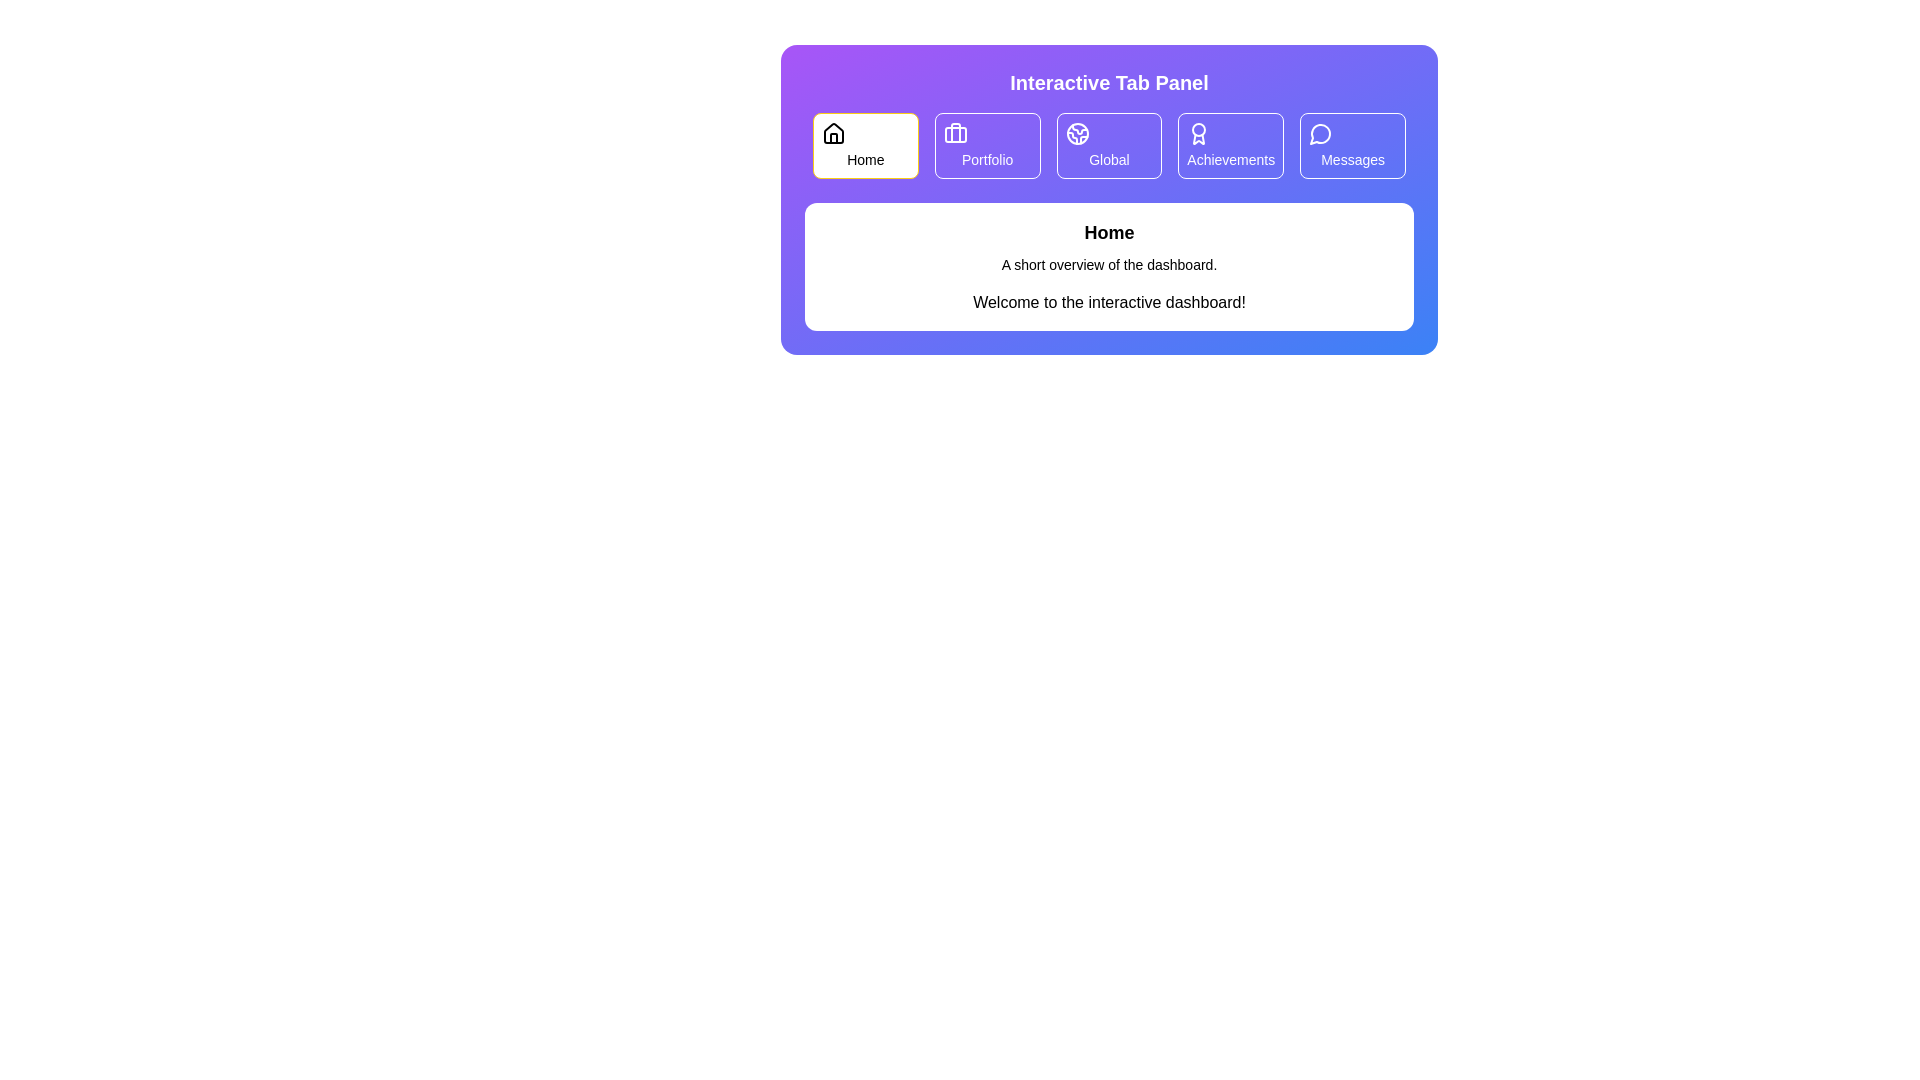 The width and height of the screenshot is (1920, 1080). I want to click on displayed text from the informational panel located at the center bottom of the 'Interactive Tab Panel' under the 'Home' tab, so click(1108, 265).